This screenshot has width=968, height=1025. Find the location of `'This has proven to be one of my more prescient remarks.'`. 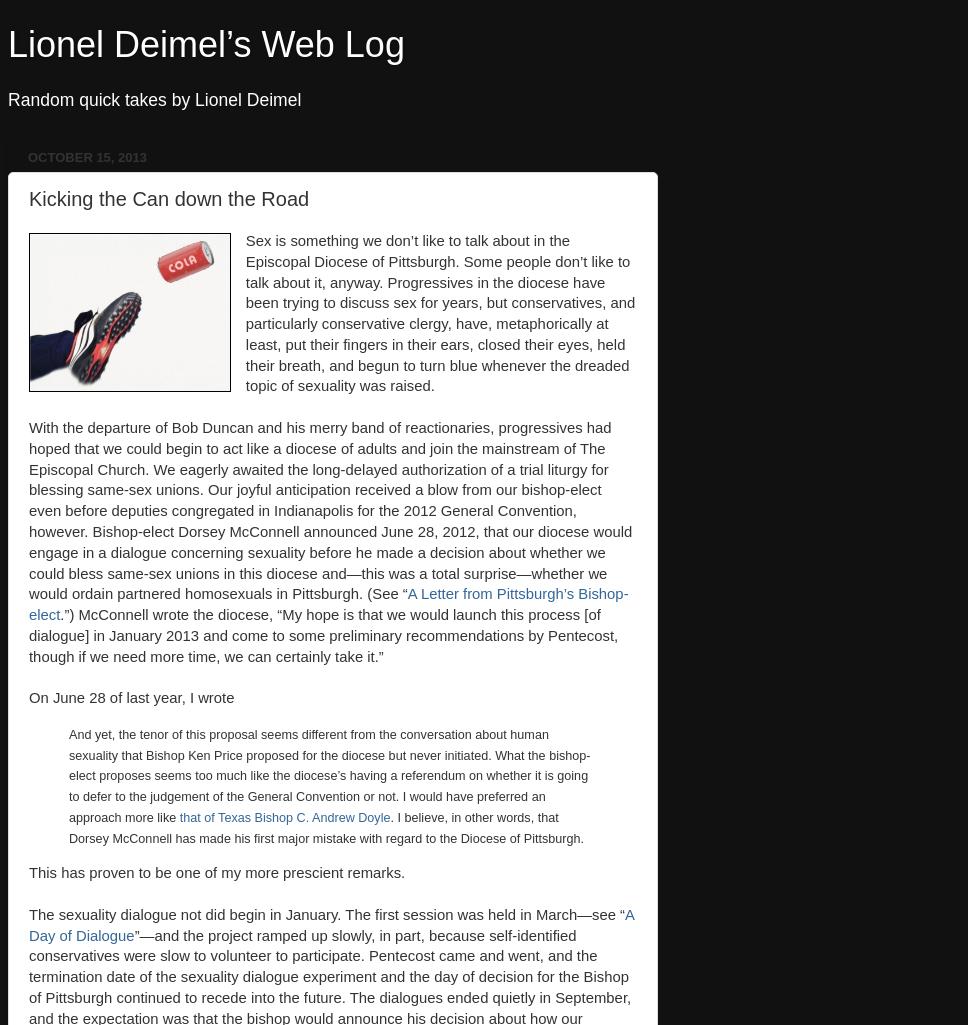

'This has proven to be one of my more prescient remarks.' is located at coordinates (216, 872).